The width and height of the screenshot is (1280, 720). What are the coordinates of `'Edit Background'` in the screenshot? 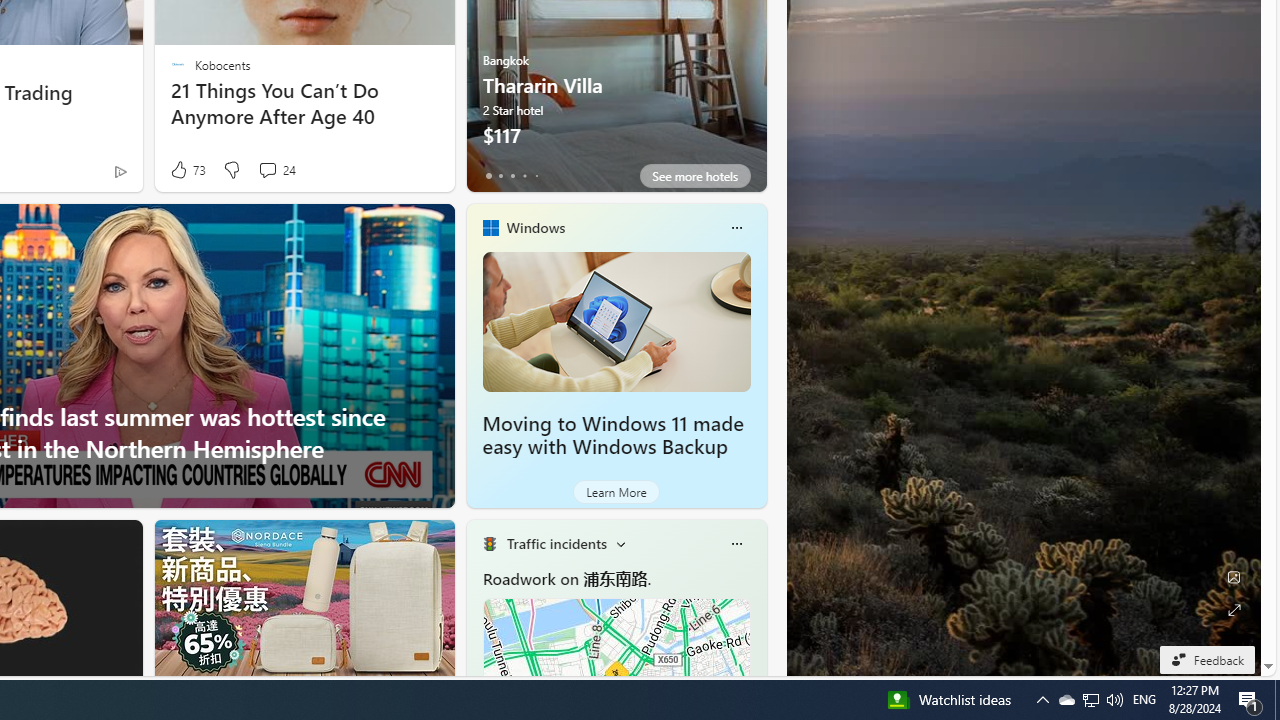 It's located at (1232, 577).